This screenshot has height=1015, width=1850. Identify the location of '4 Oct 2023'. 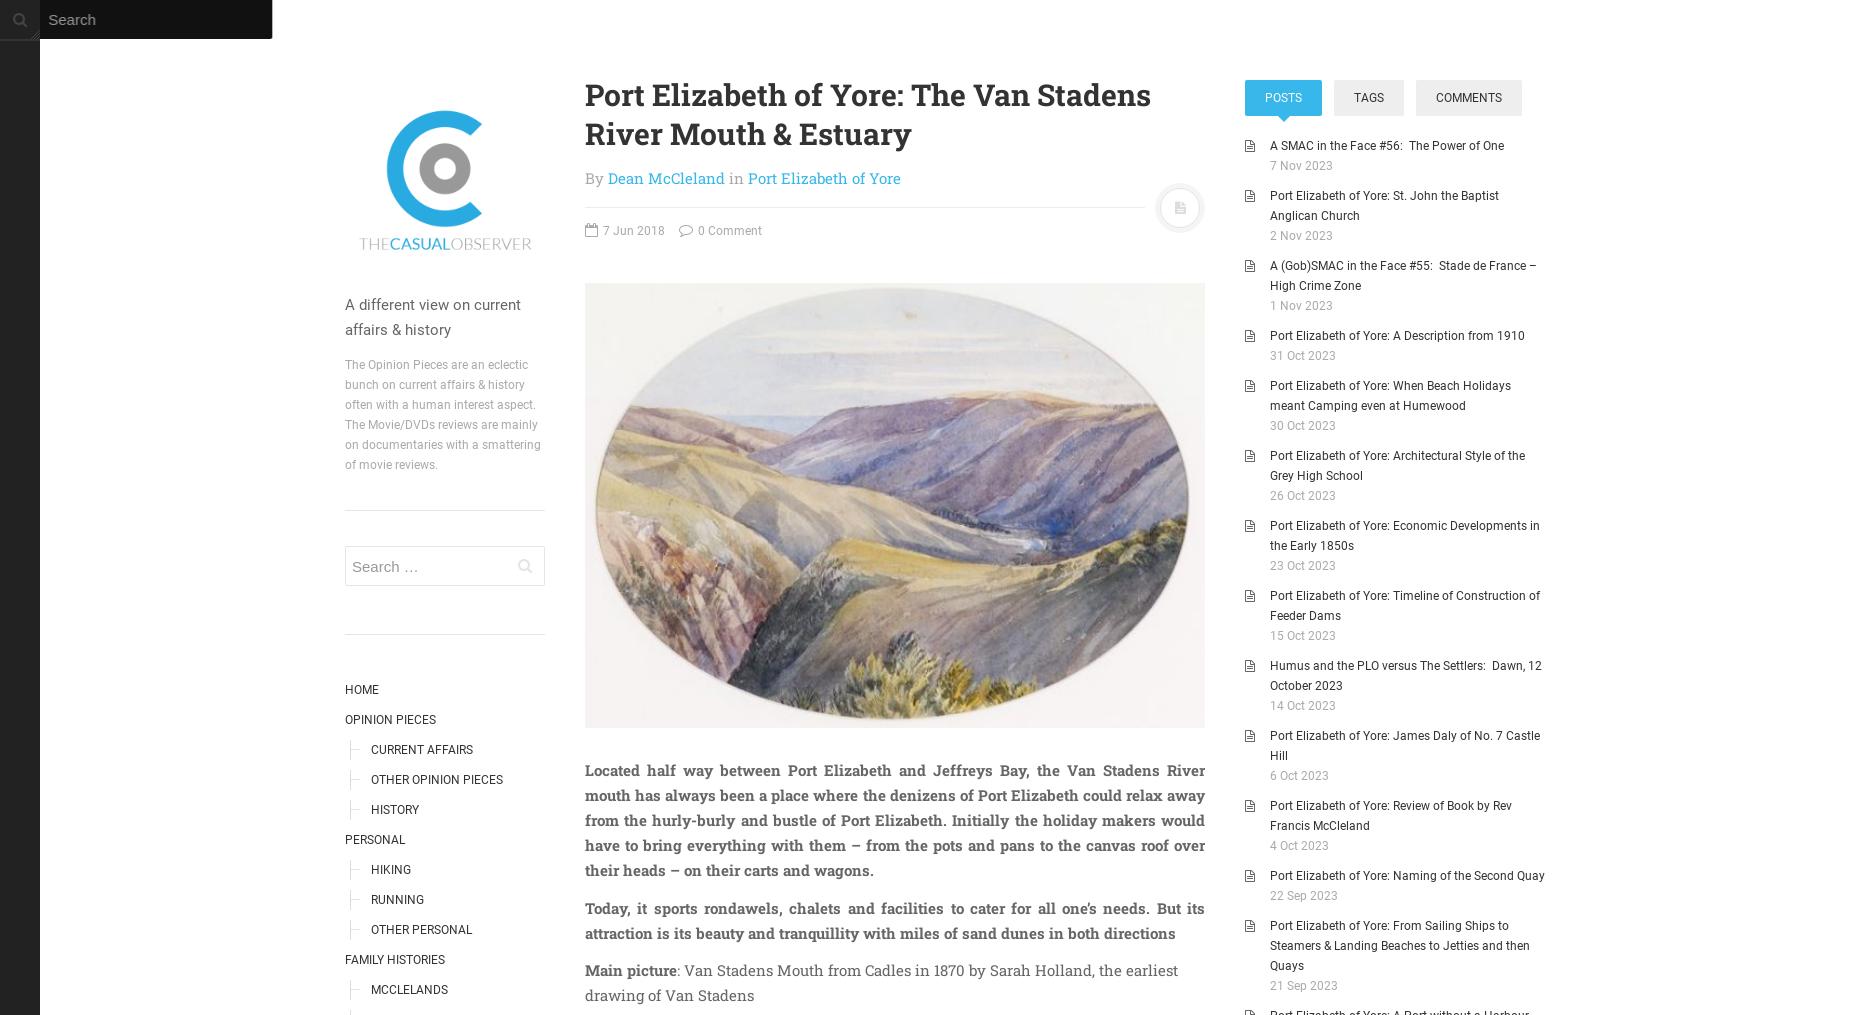
(1269, 846).